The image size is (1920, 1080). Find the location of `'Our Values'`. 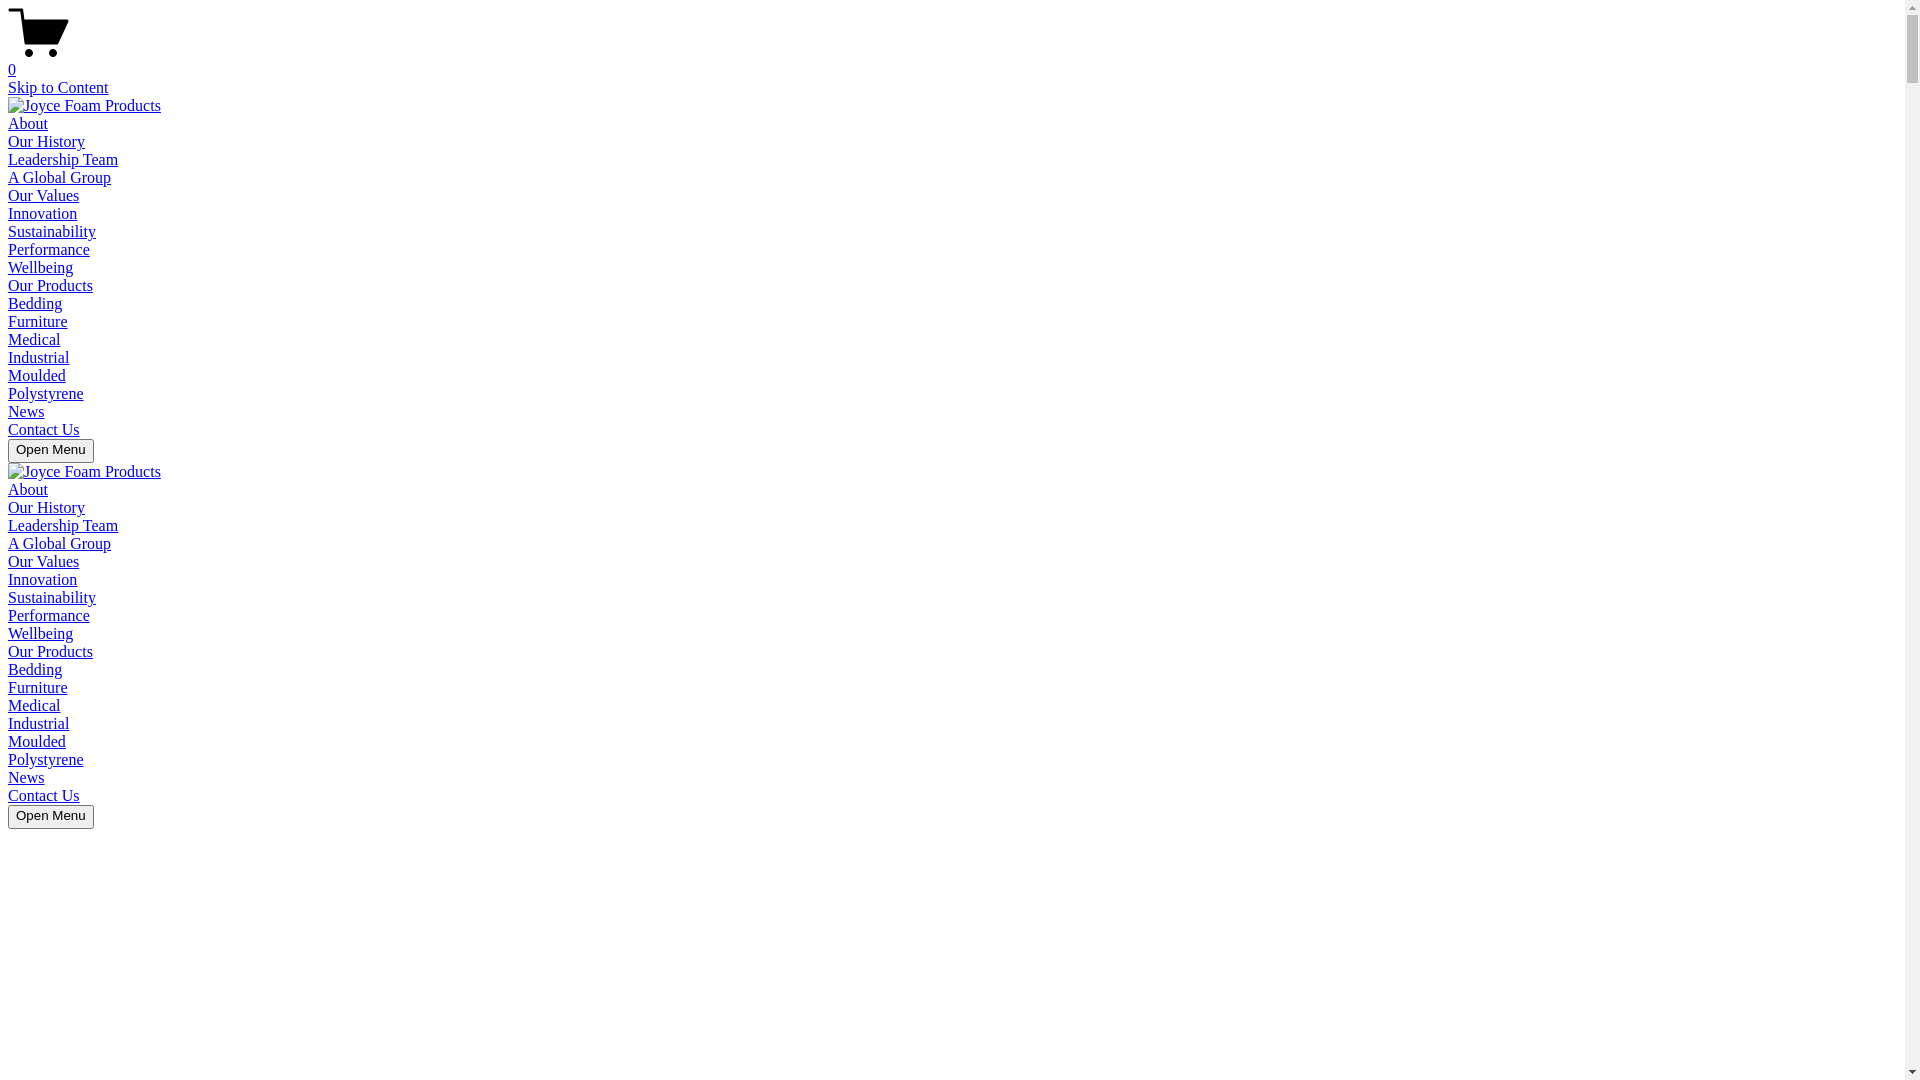

'Our Values' is located at coordinates (43, 195).